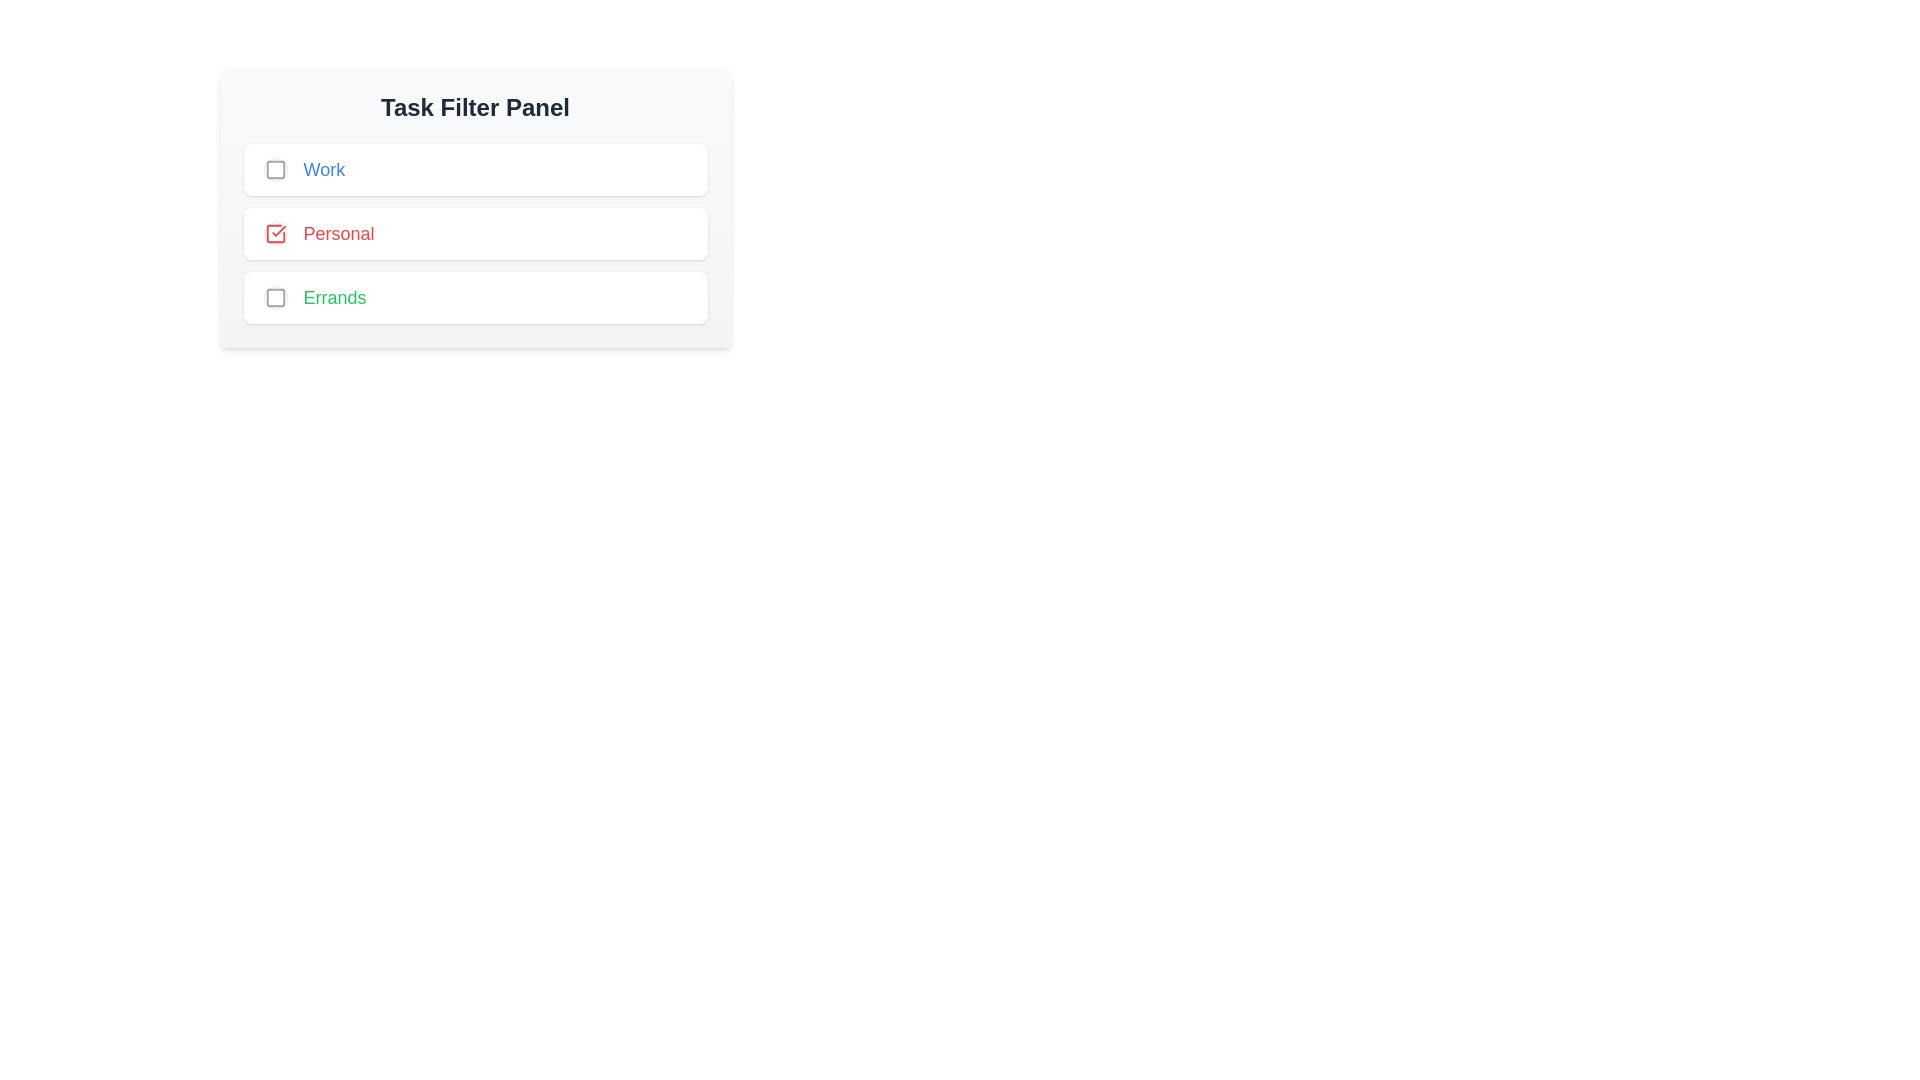 The width and height of the screenshot is (1920, 1080). Describe the element at coordinates (474, 233) in the screenshot. I see `the checkbox labeled 'Personal' in the 'Task Filter Panel' to filter tasks` at that location.